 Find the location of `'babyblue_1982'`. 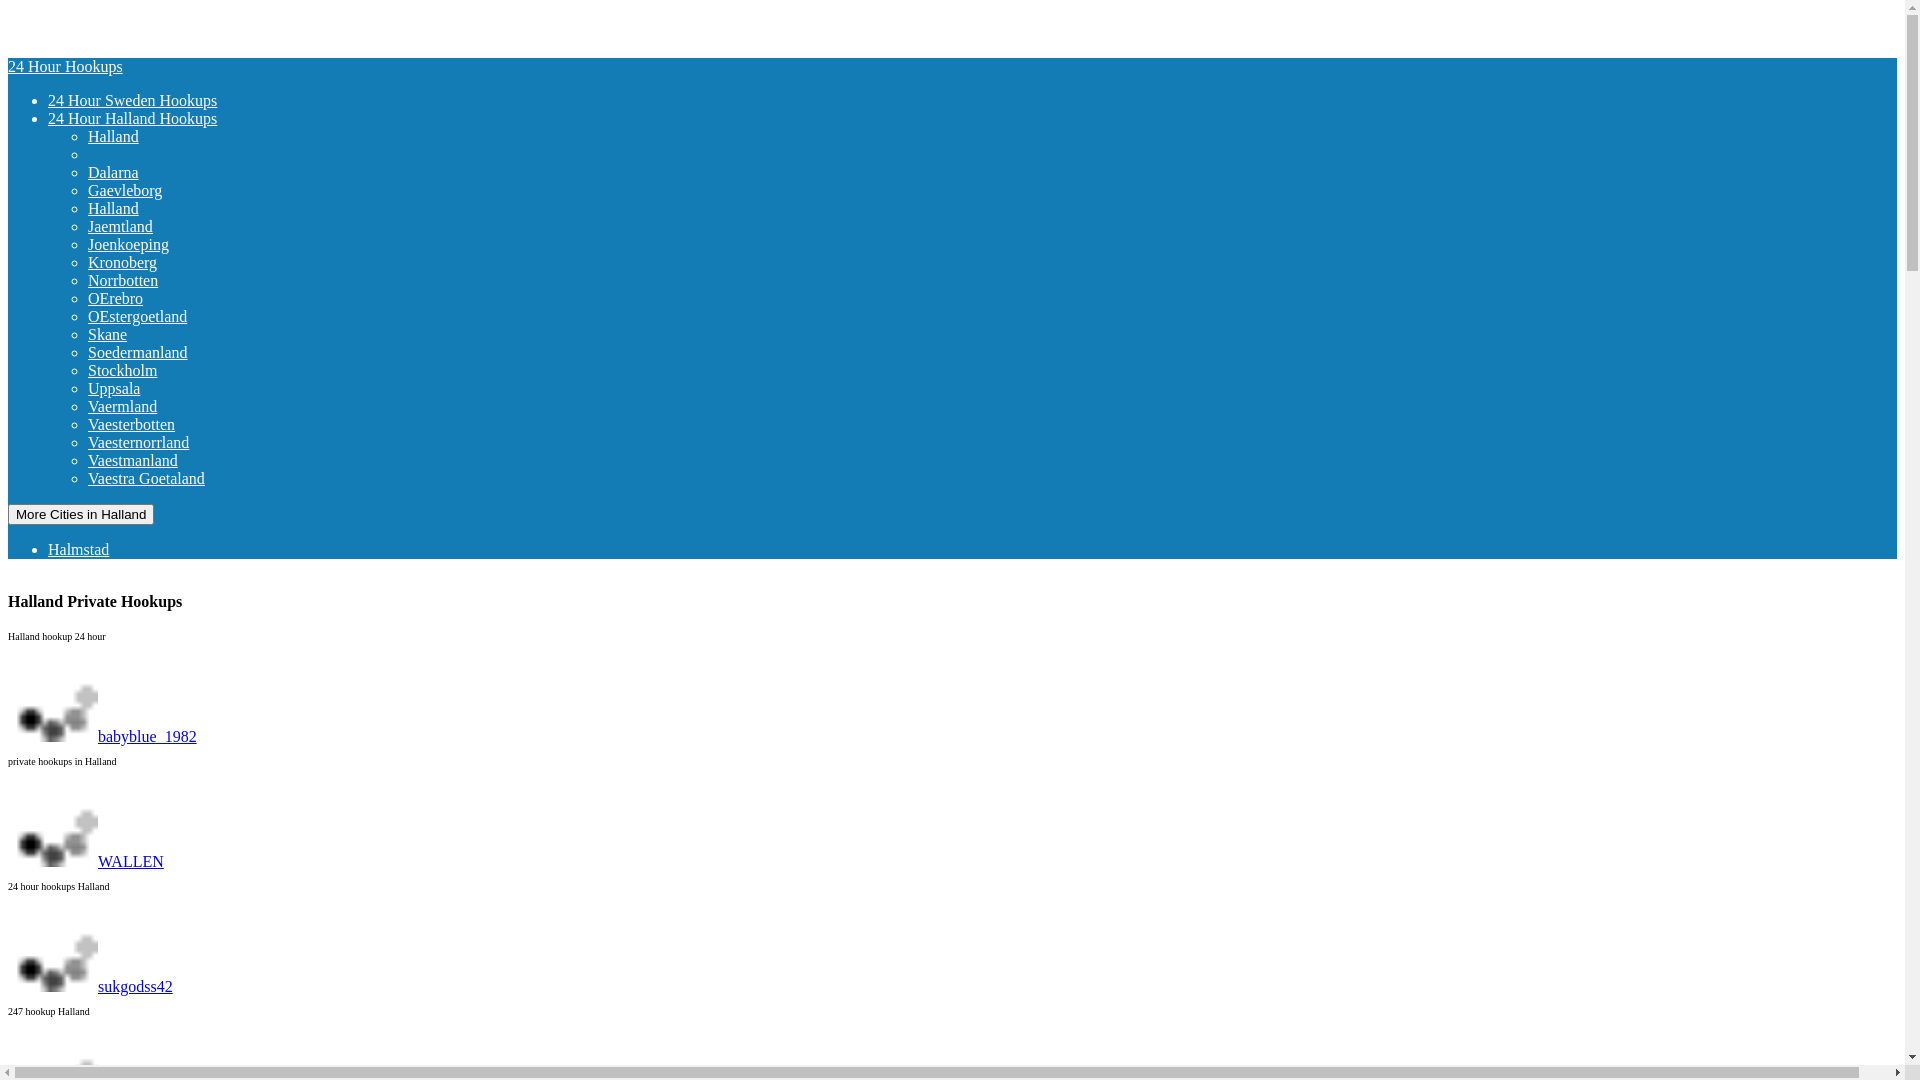

'babyblue_1982' is located at coordinates (101, 736).